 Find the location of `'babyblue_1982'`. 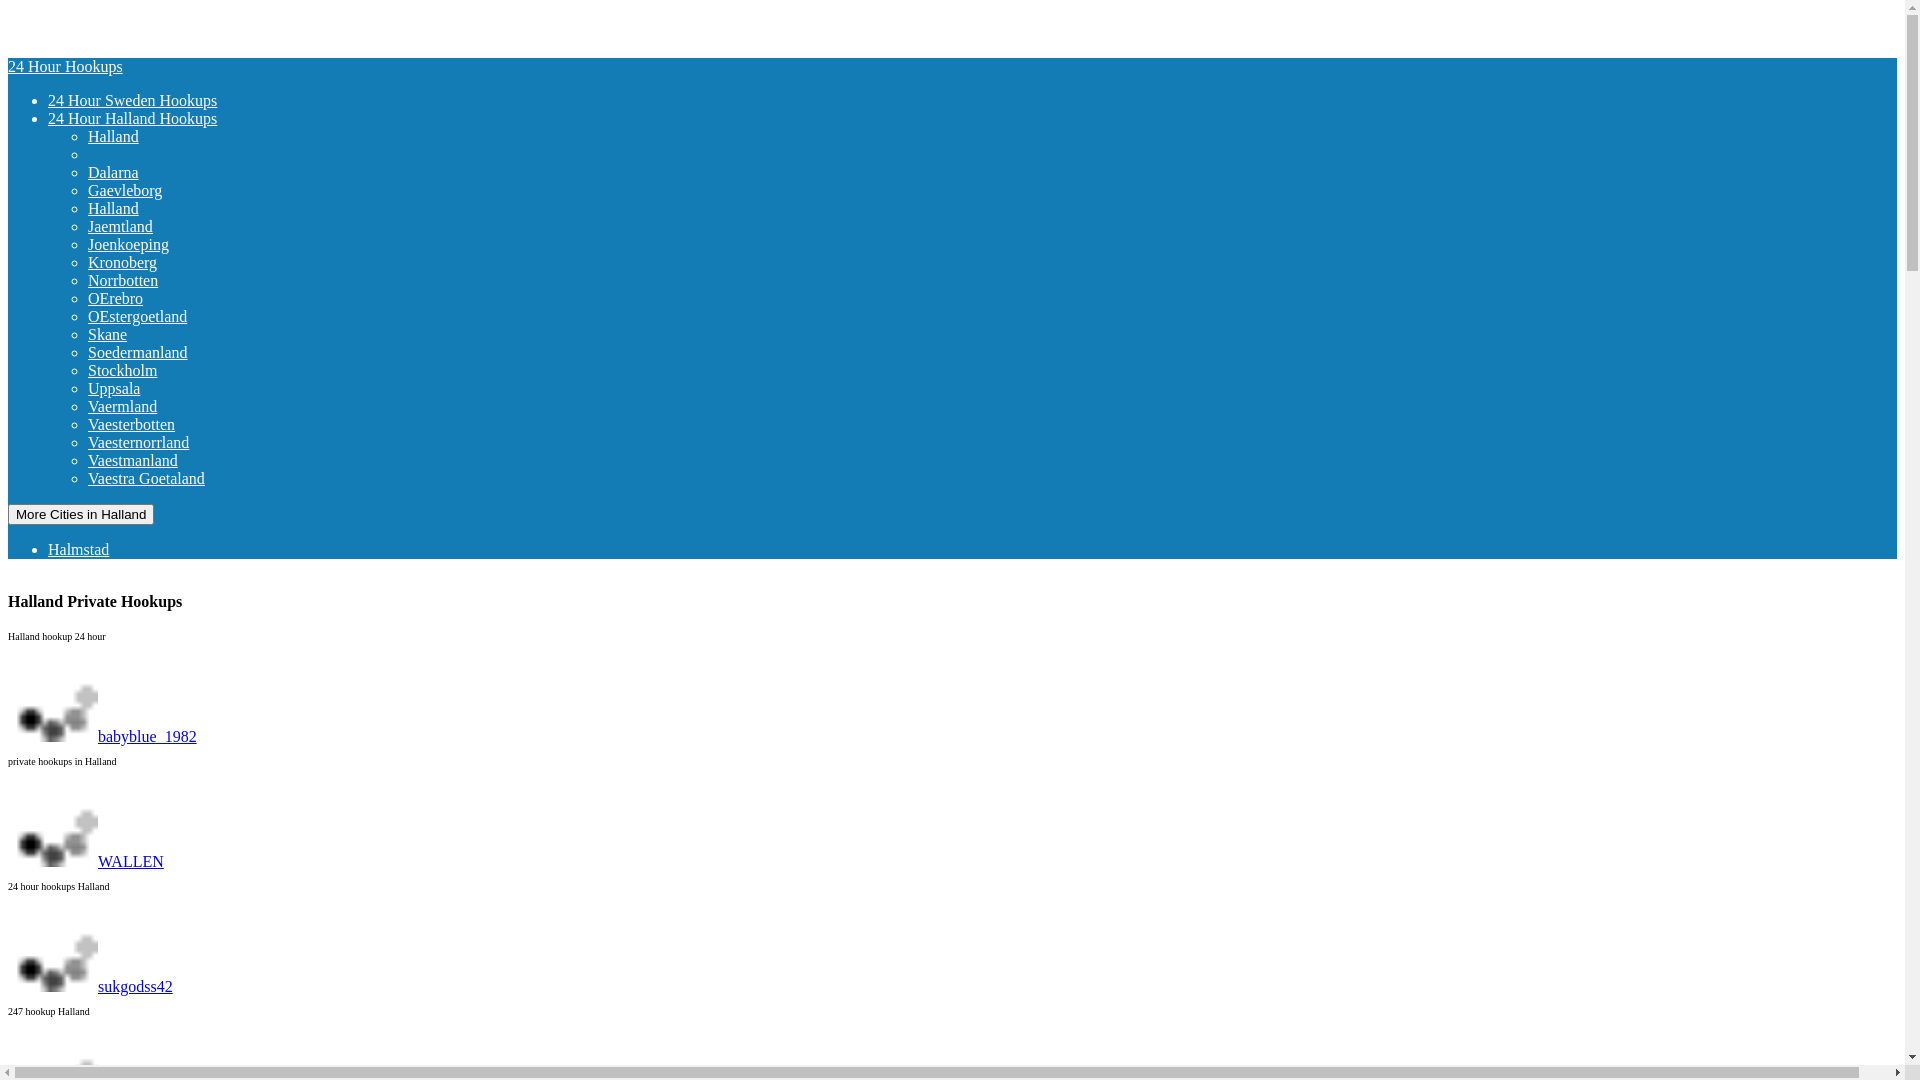

'babyblue_1982' is located at coordinates (101, 736).